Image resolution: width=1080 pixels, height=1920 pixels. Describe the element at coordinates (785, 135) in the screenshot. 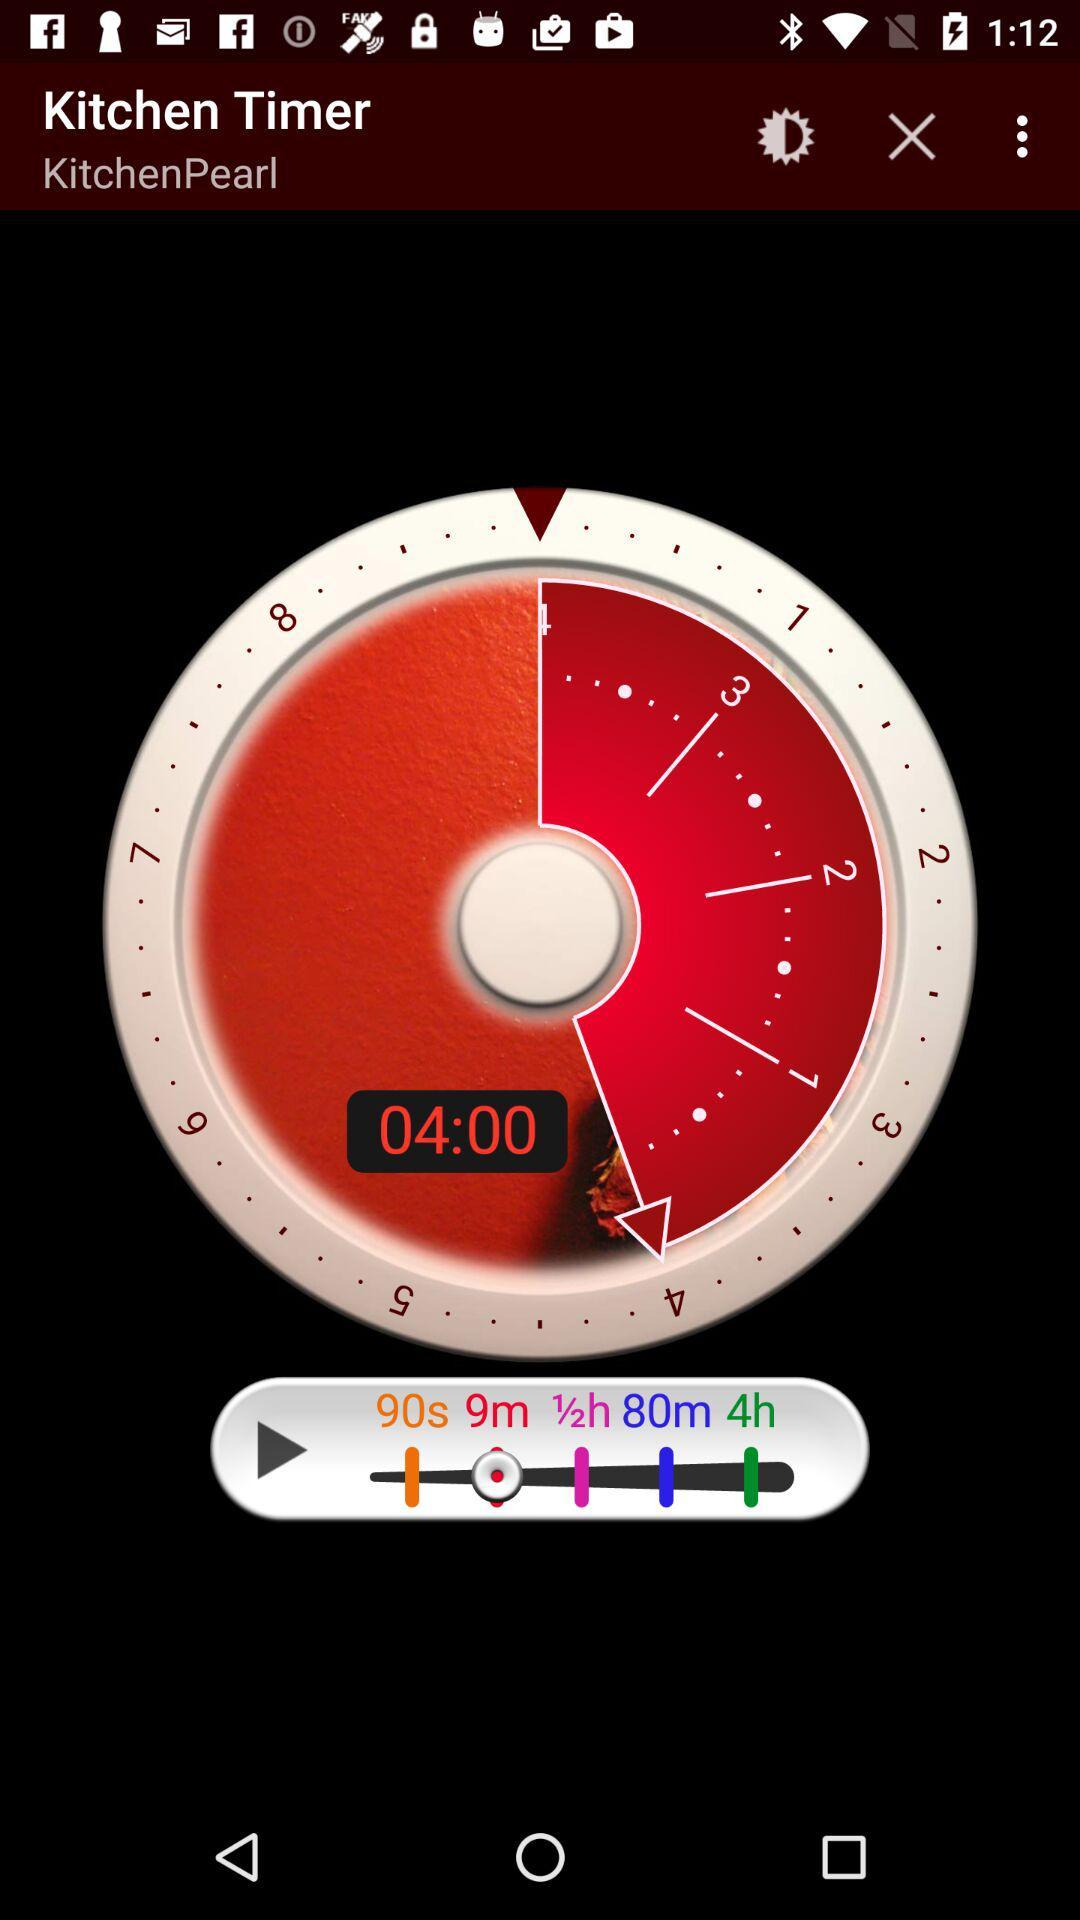

I see `the icon next to the kitchen timer app` at that location.